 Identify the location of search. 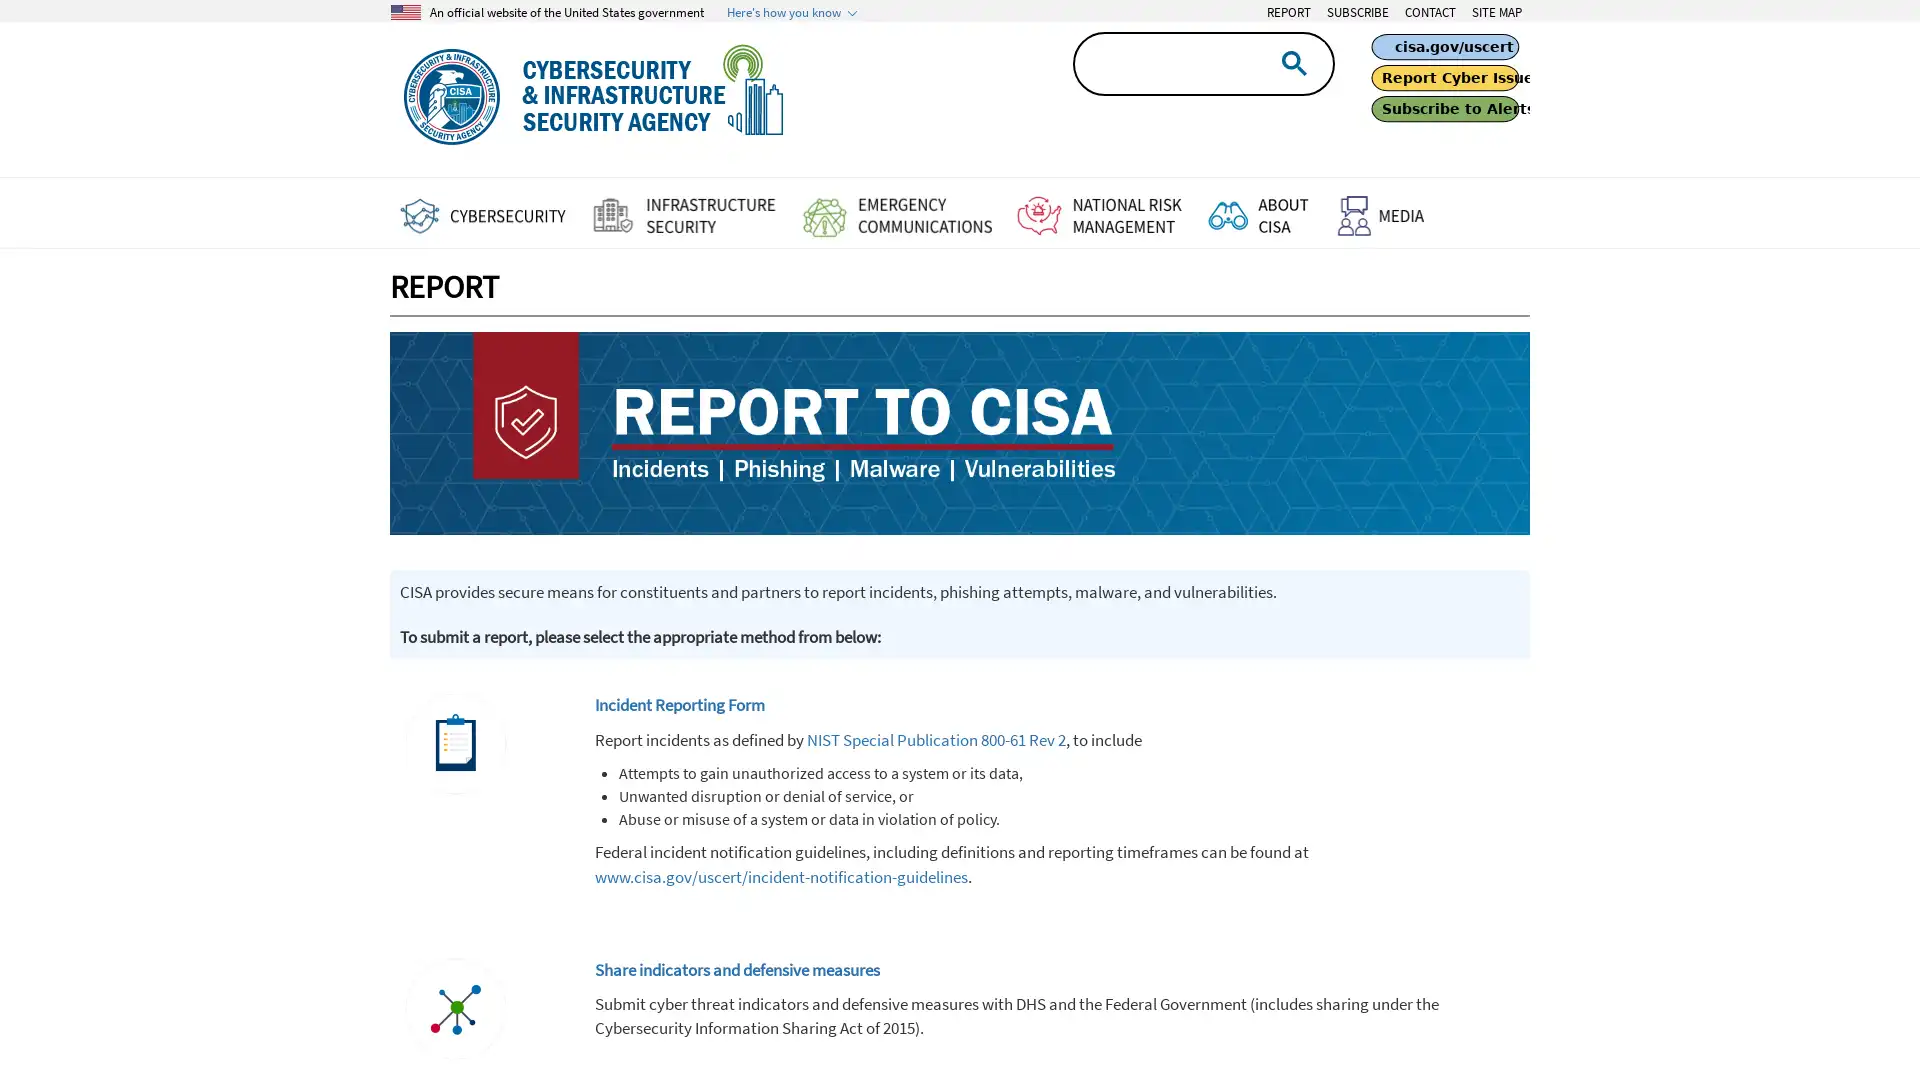
(1290, 60).